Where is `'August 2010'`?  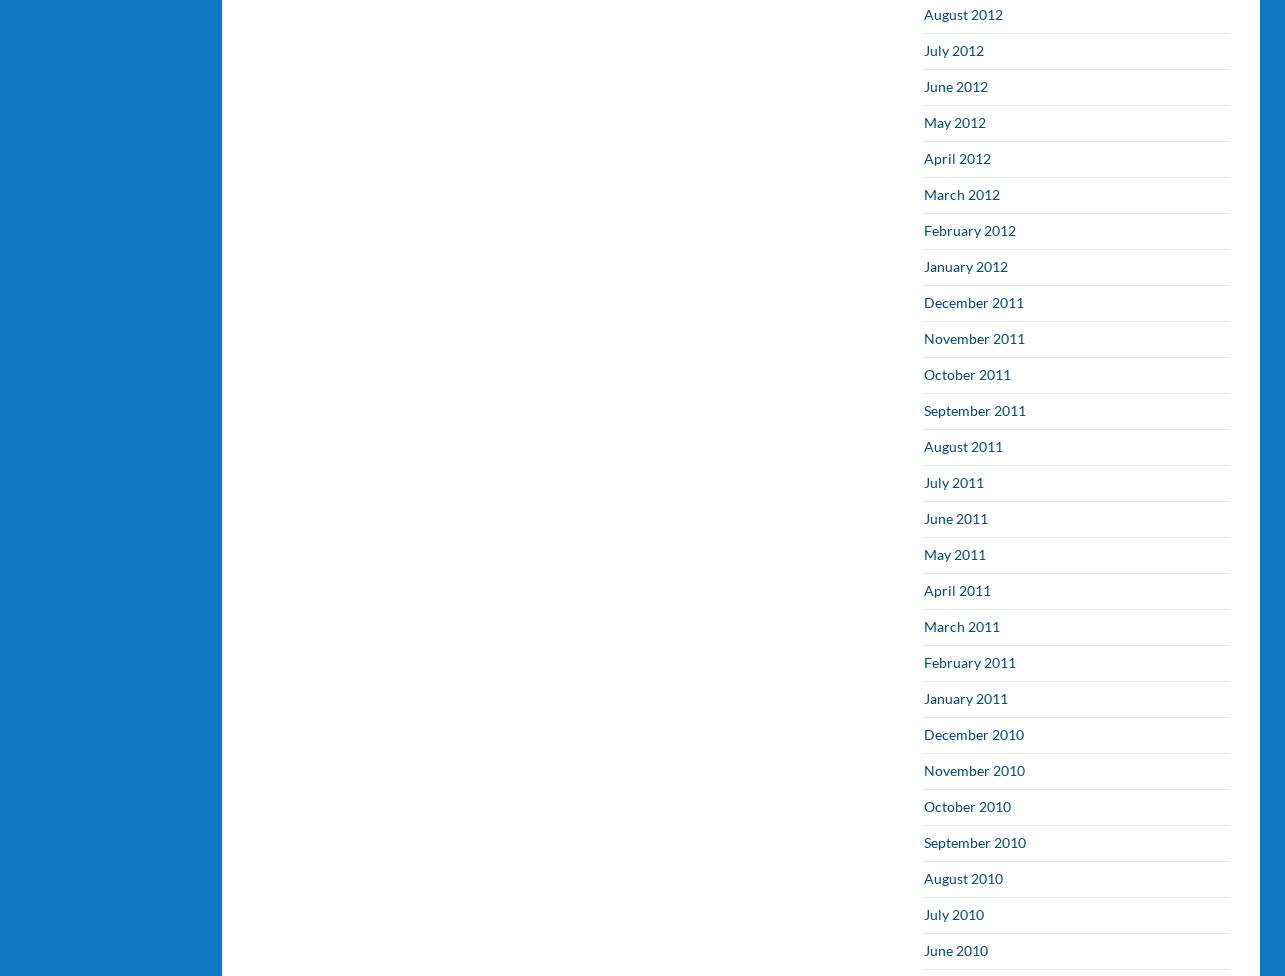 'August 2010' is located at coordinates (963, 877).